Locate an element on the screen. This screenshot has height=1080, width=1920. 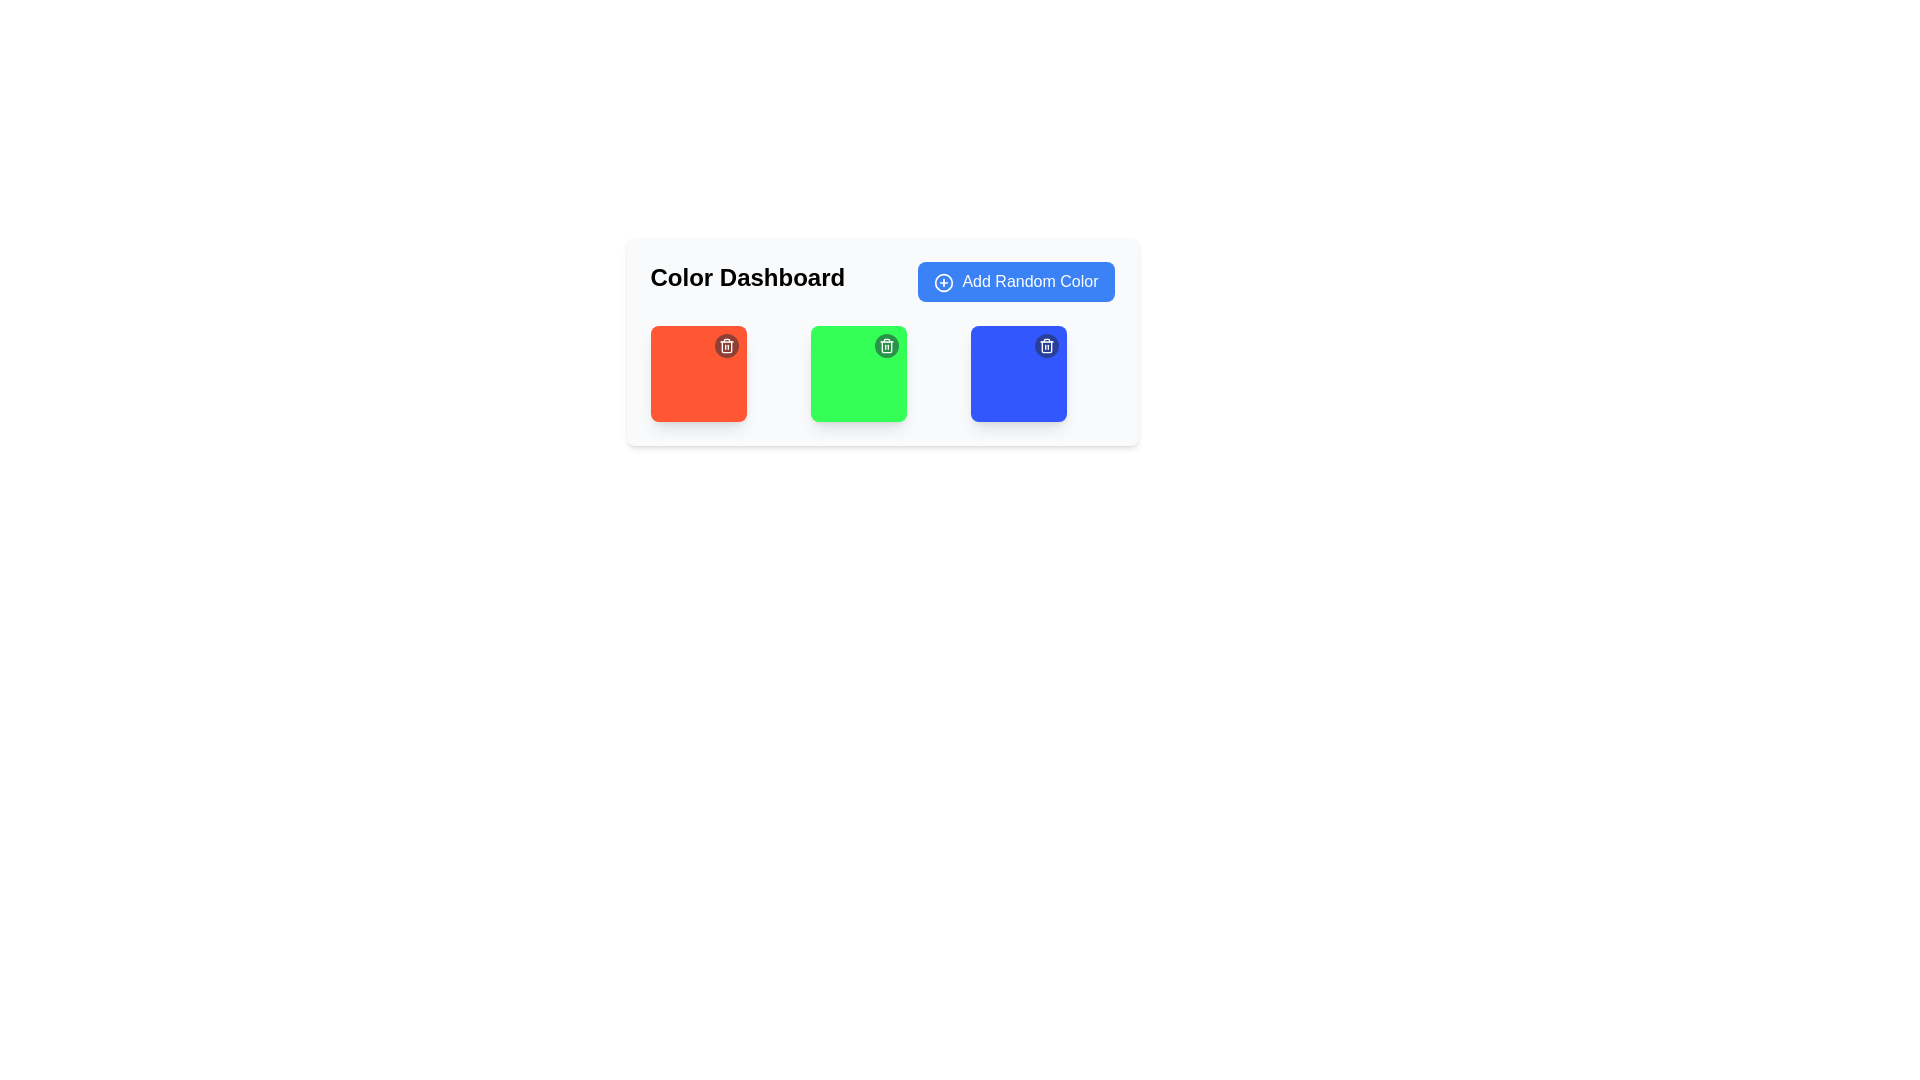
the button located in the top-right corner of the 'Color Dashboard' interface is located at coordinates (1016, 281).